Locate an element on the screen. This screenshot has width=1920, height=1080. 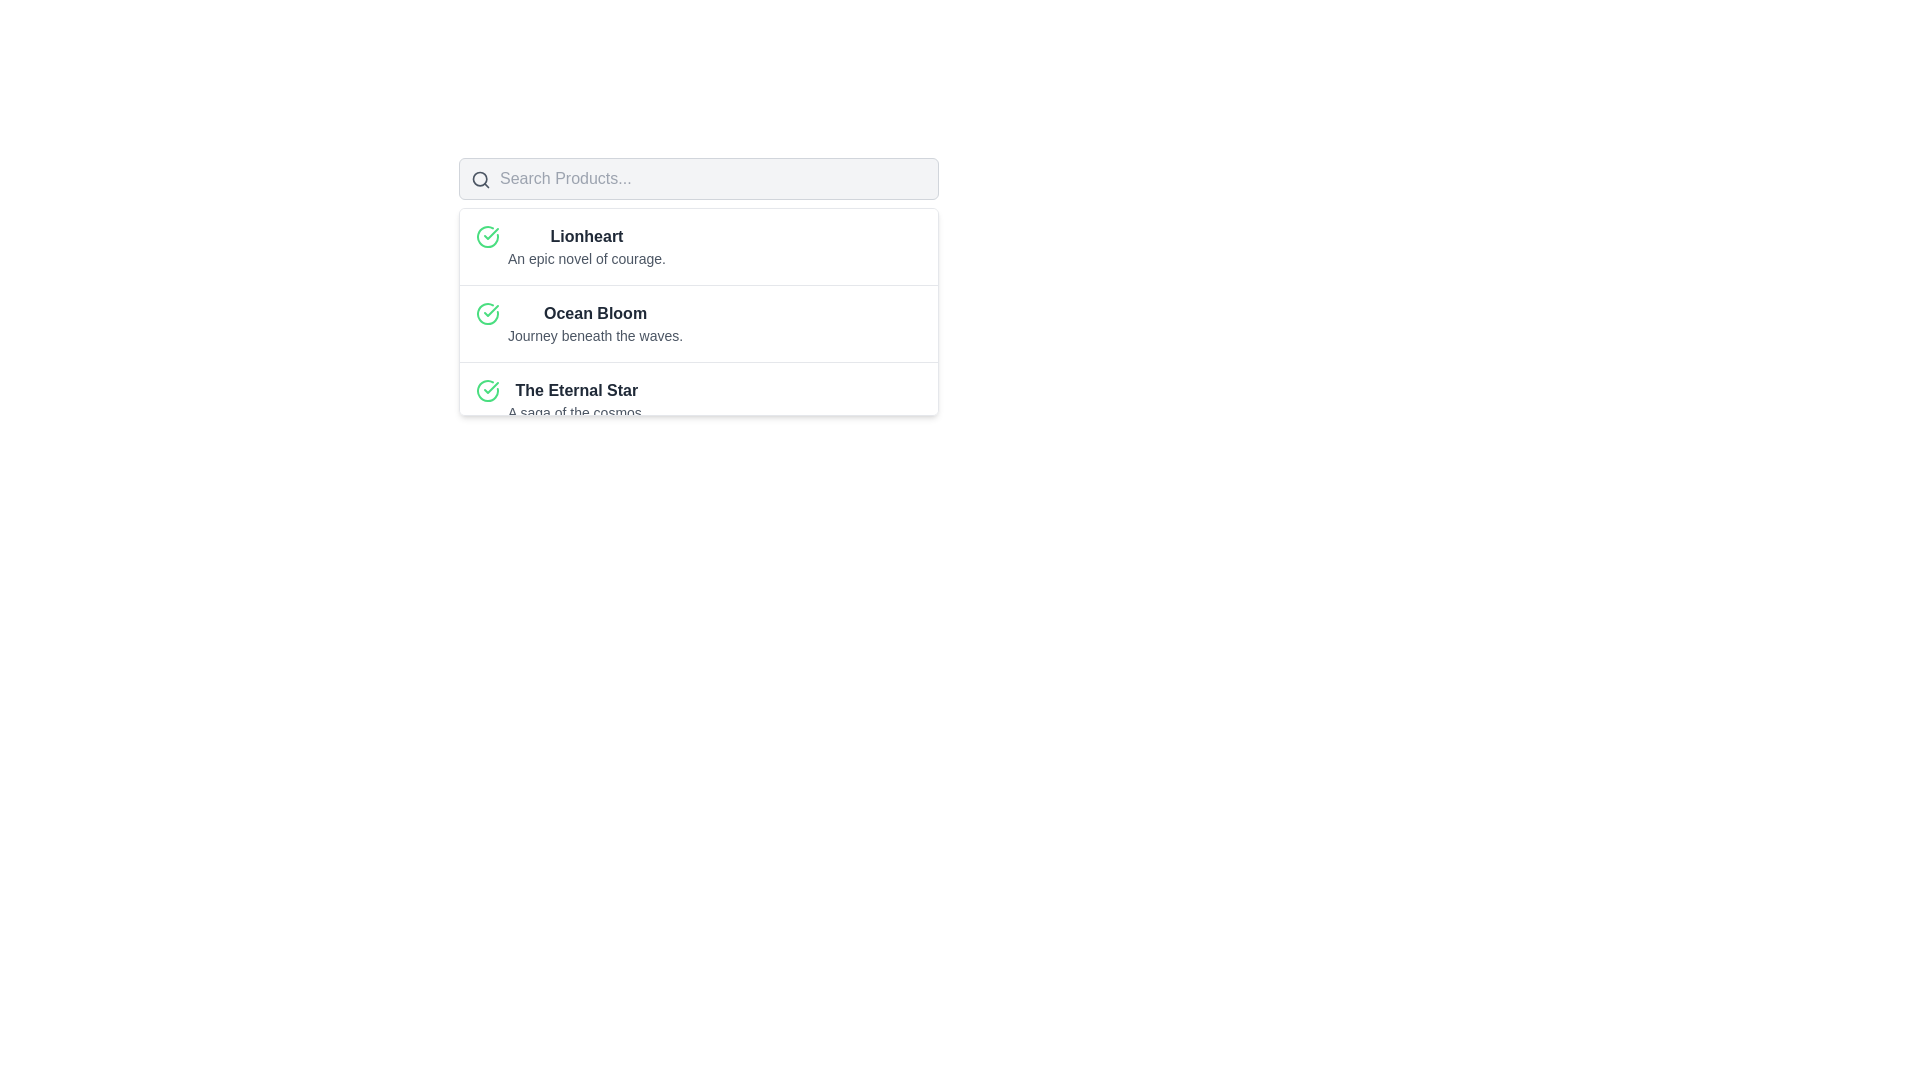
the text block displaying information about the book, which is the first item in the vertical list, located below the search bar is located at coordinates (585, 245).